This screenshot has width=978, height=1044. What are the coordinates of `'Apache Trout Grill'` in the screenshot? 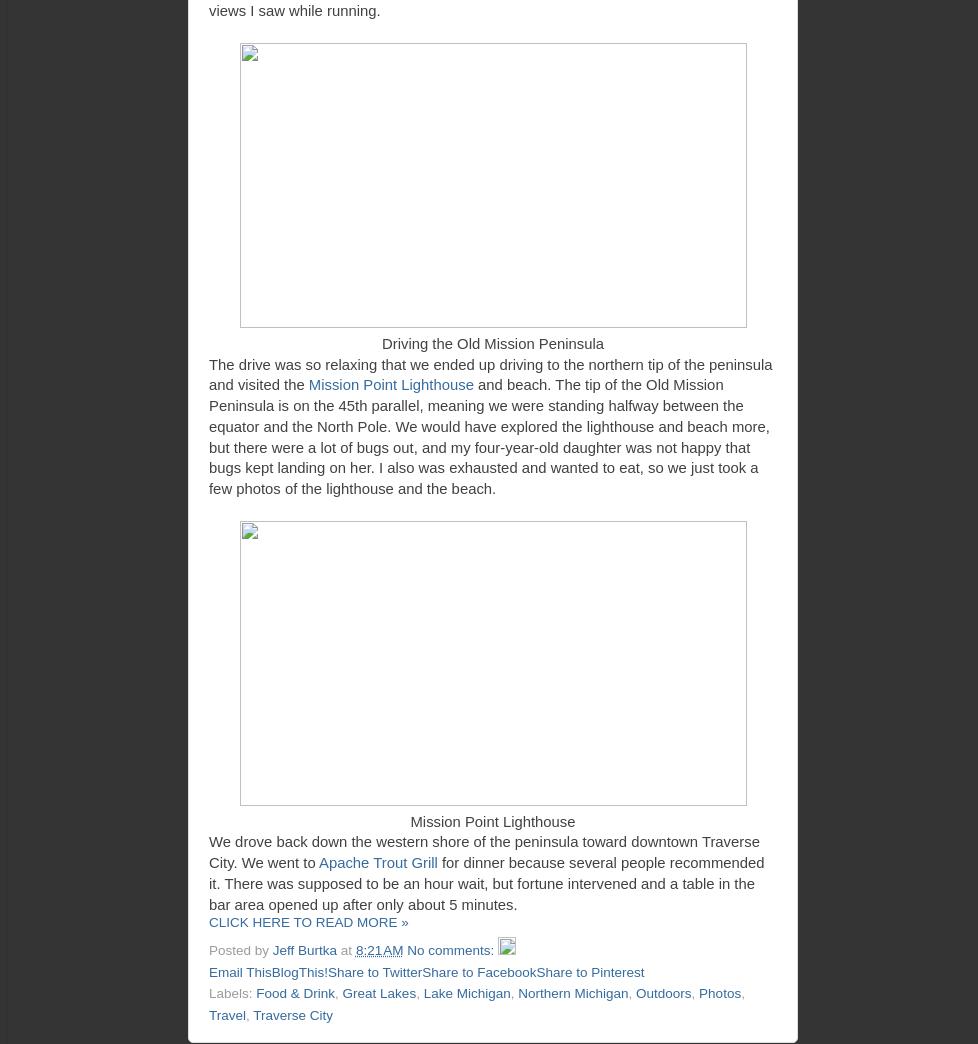 It's located at (376, 862).